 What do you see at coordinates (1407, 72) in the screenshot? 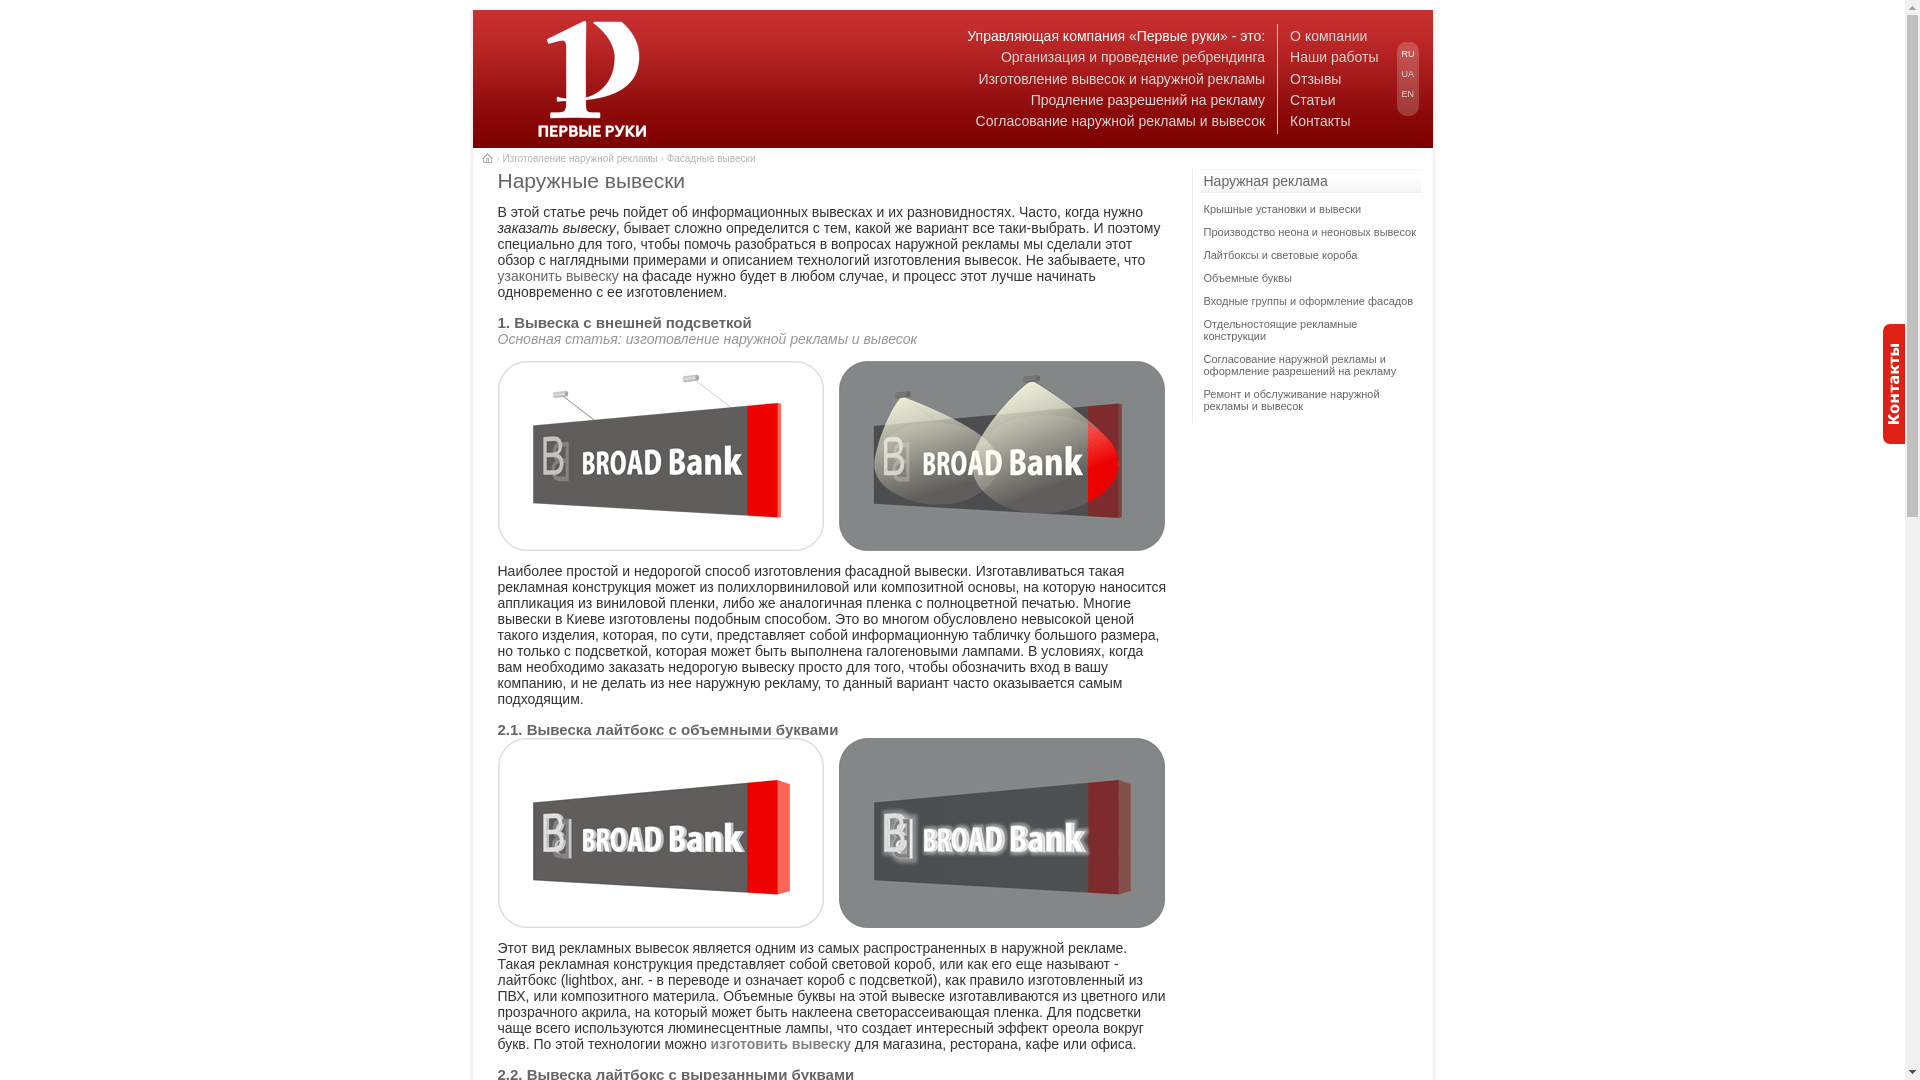
I see `'UA'` at bounding box center [1407, 72].